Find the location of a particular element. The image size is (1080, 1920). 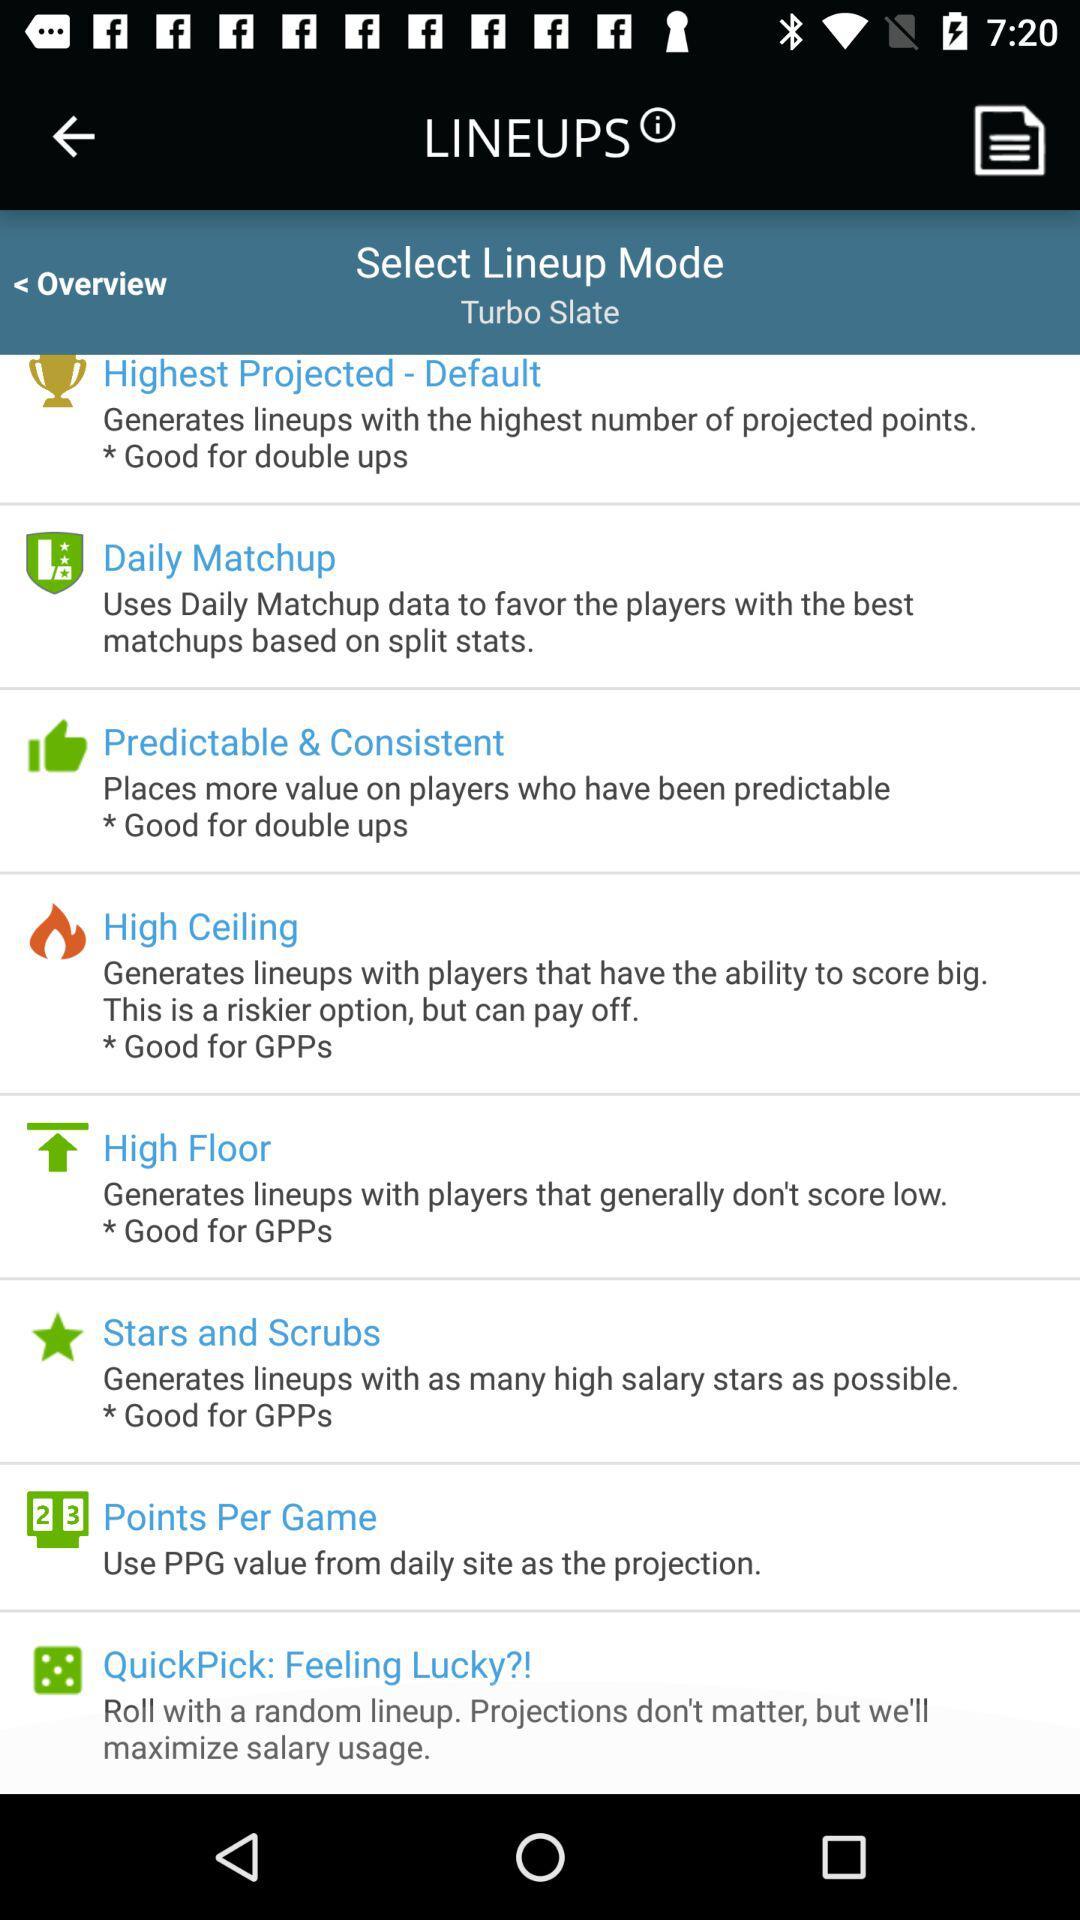

the < overview item is located at coordinates (108, 281).